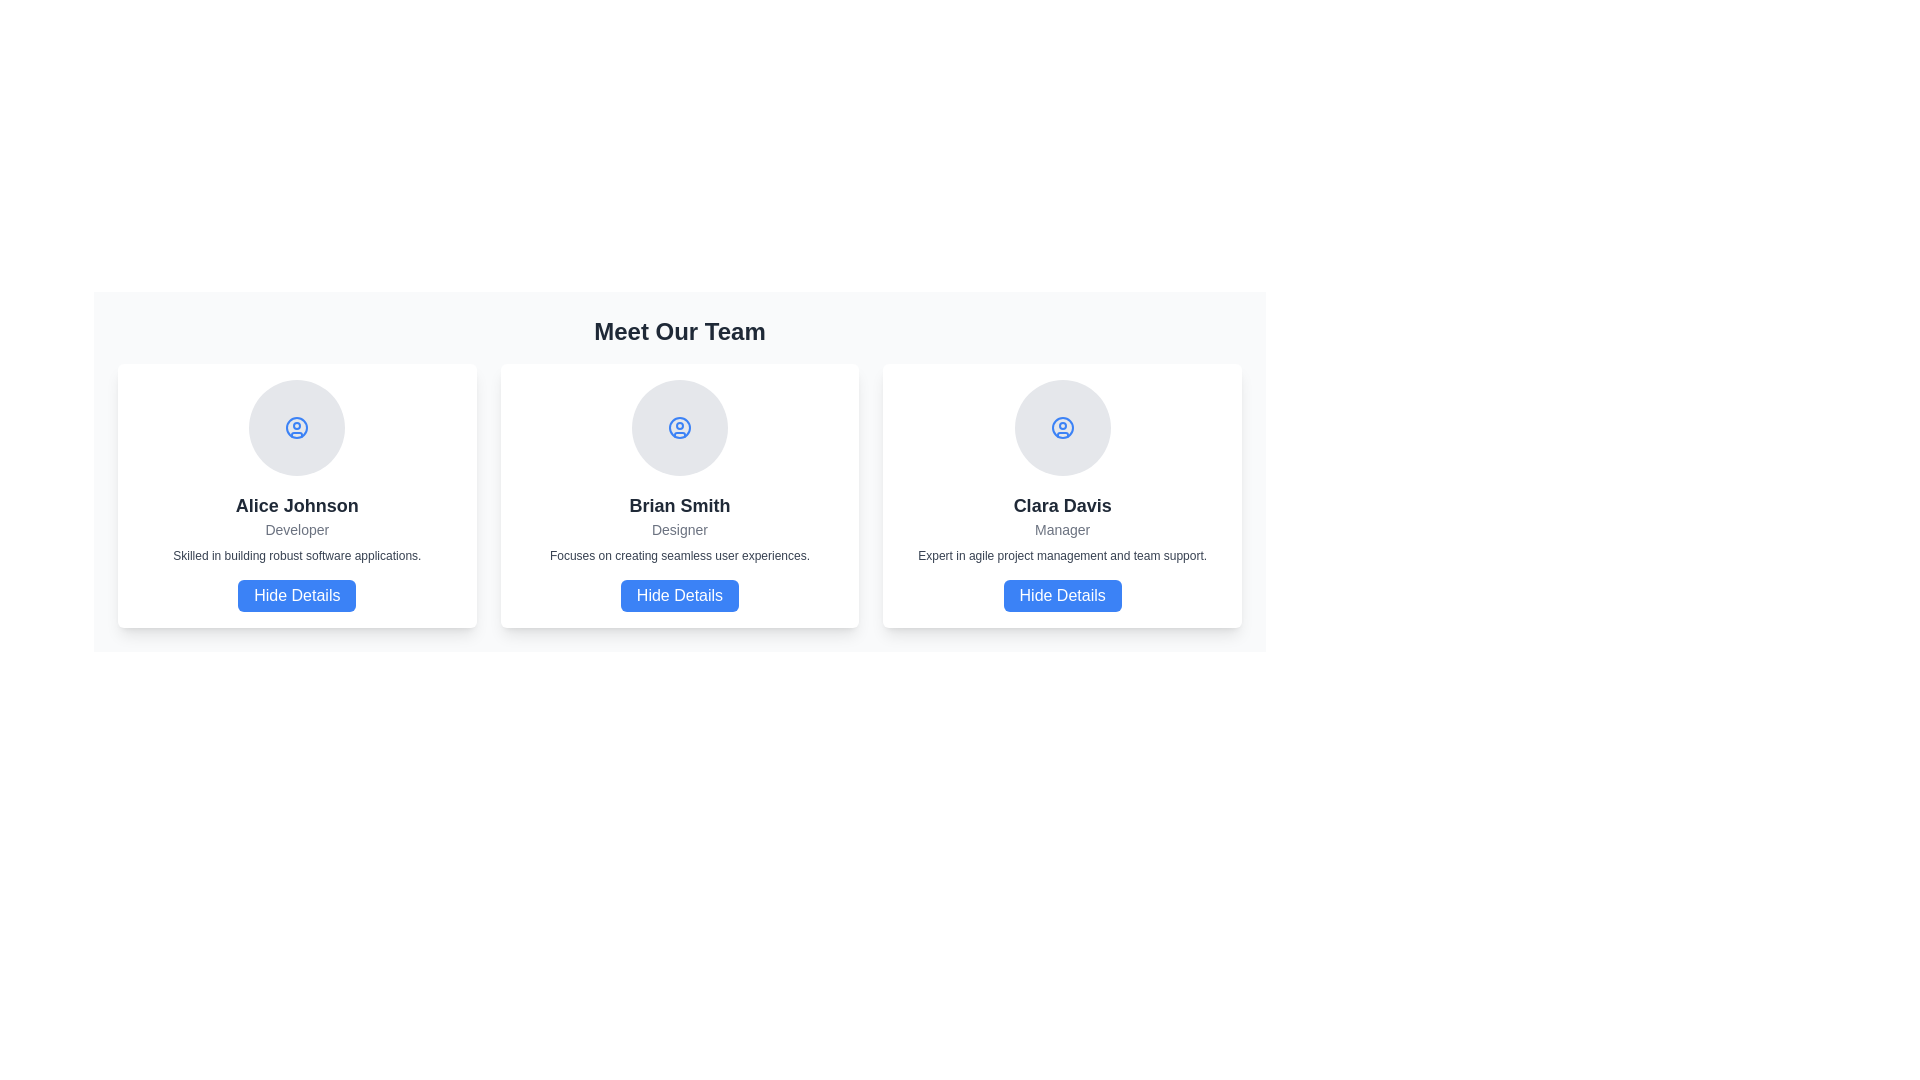 The width and height of the screenshot is (1920, 1080). I want to click on the user profile icon associated with 'Alice Johnson' in the top-center of the first card, so click(296, 427).